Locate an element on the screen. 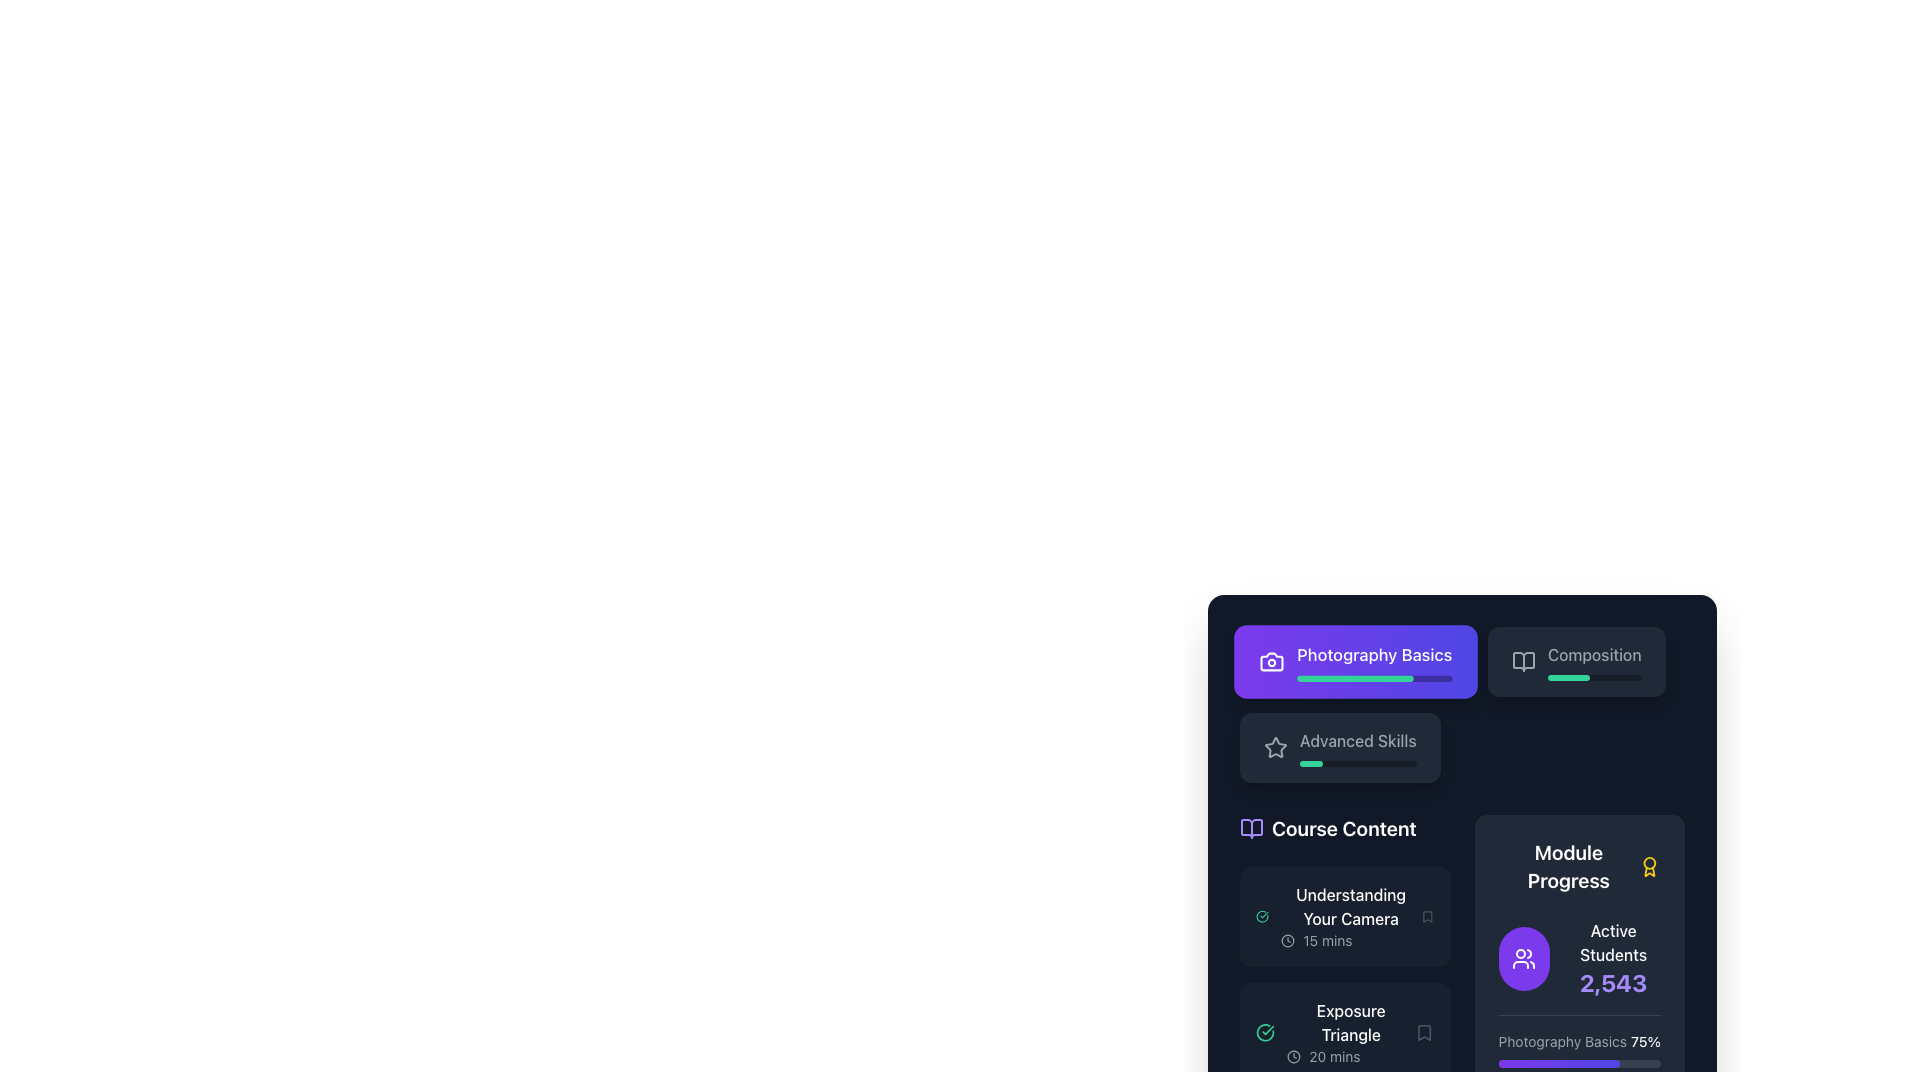  information displayed in the 'Photography Basics' completion percentage block, which shows '75%' is located at coordinates (1578, 1040).